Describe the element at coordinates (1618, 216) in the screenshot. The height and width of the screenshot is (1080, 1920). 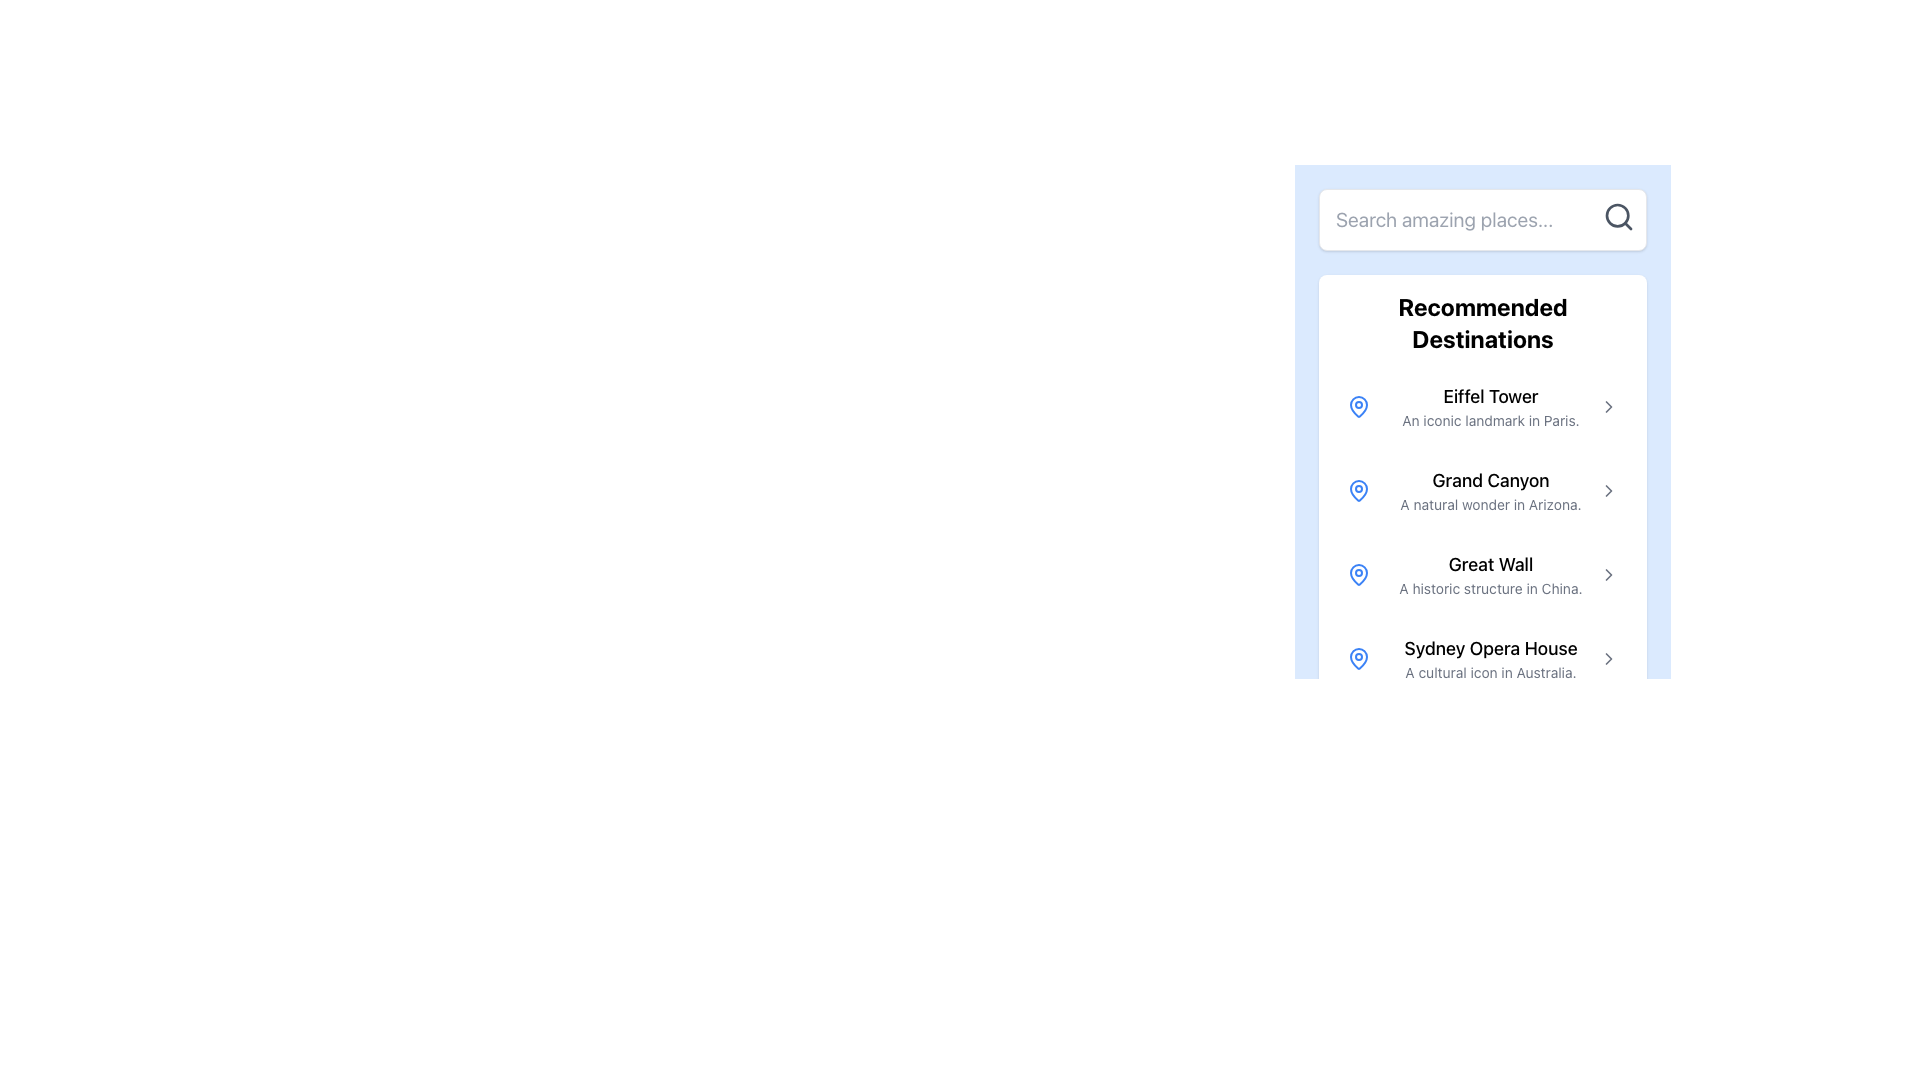
I see `the search icon button located at the top-right corner of the search input field` at that location.